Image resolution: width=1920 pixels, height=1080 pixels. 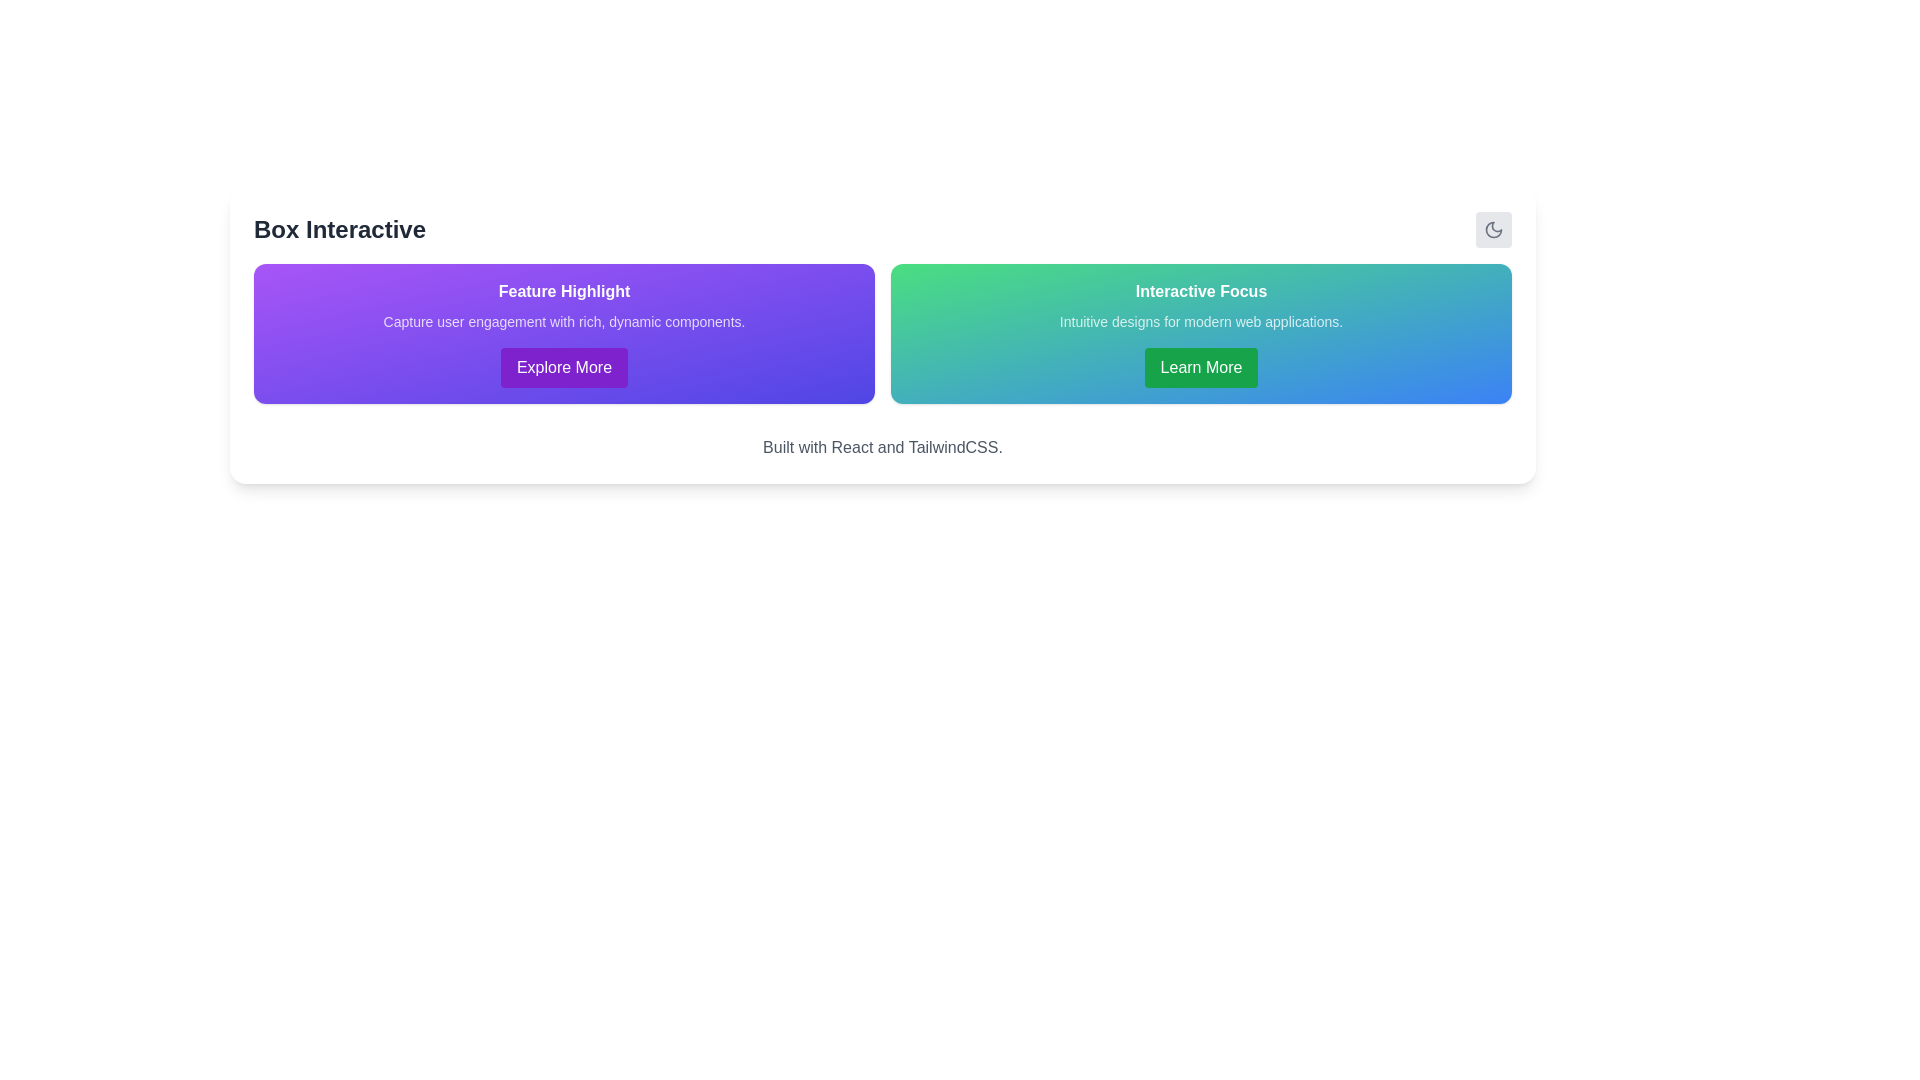 What do you see at coordinates (563, 292) in the screenshot?
I see `the static text label displaying 'Feature Highlight', which is styled in bold white font against a purple gradient background` at bounding box center [563, 292].